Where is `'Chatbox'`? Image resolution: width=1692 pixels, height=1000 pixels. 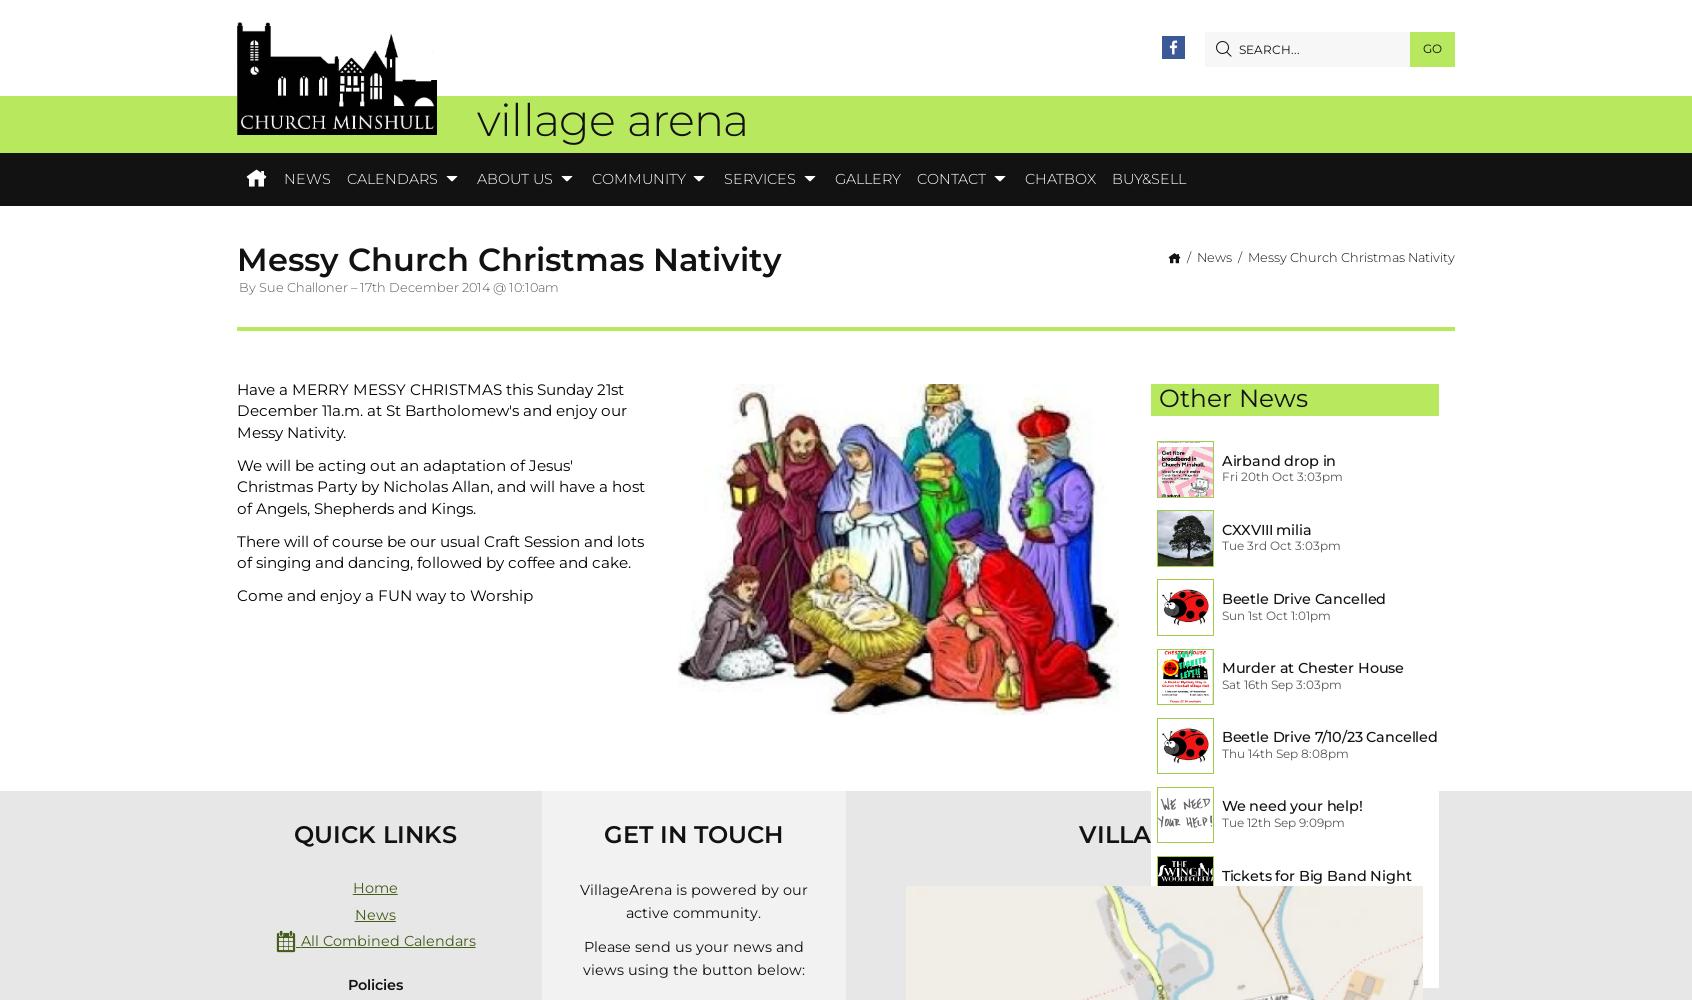 'Chatbox' is located at coordinates (1059, 178).